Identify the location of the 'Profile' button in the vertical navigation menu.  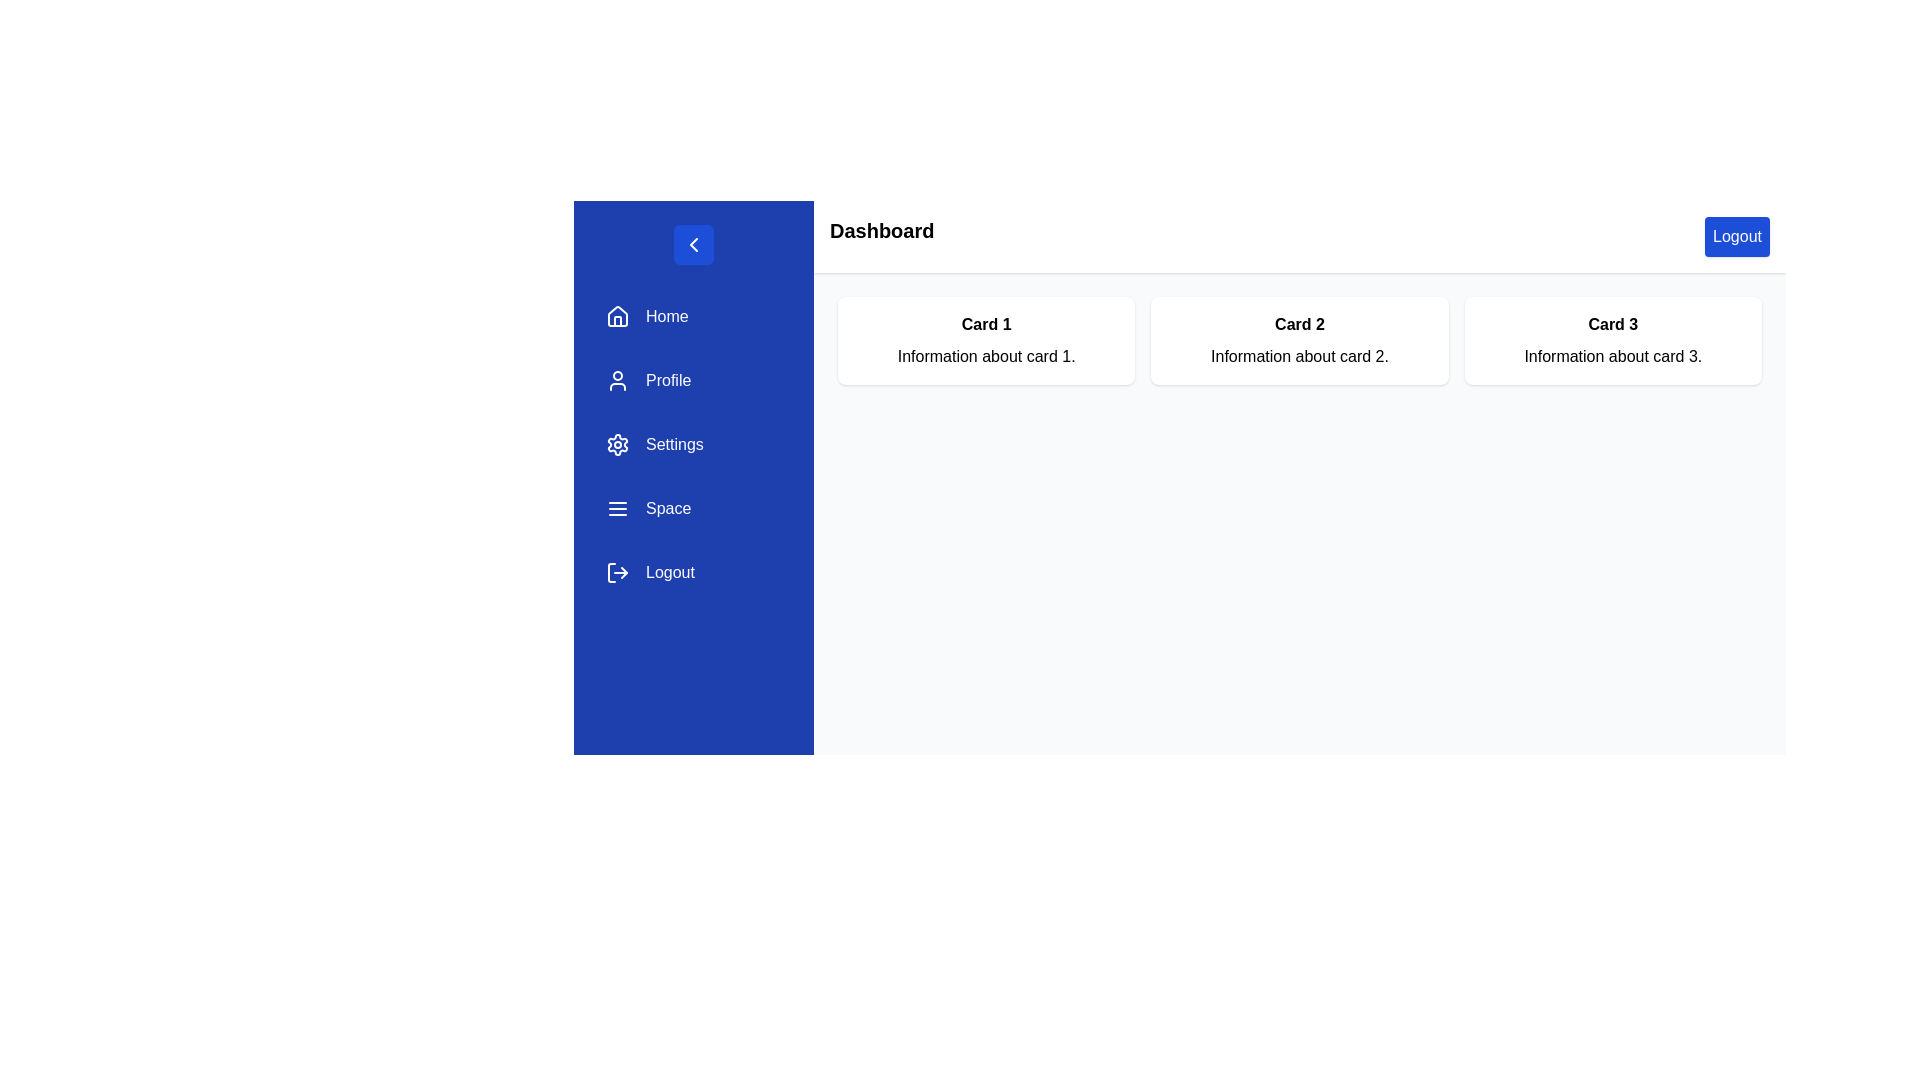
(694, 381).